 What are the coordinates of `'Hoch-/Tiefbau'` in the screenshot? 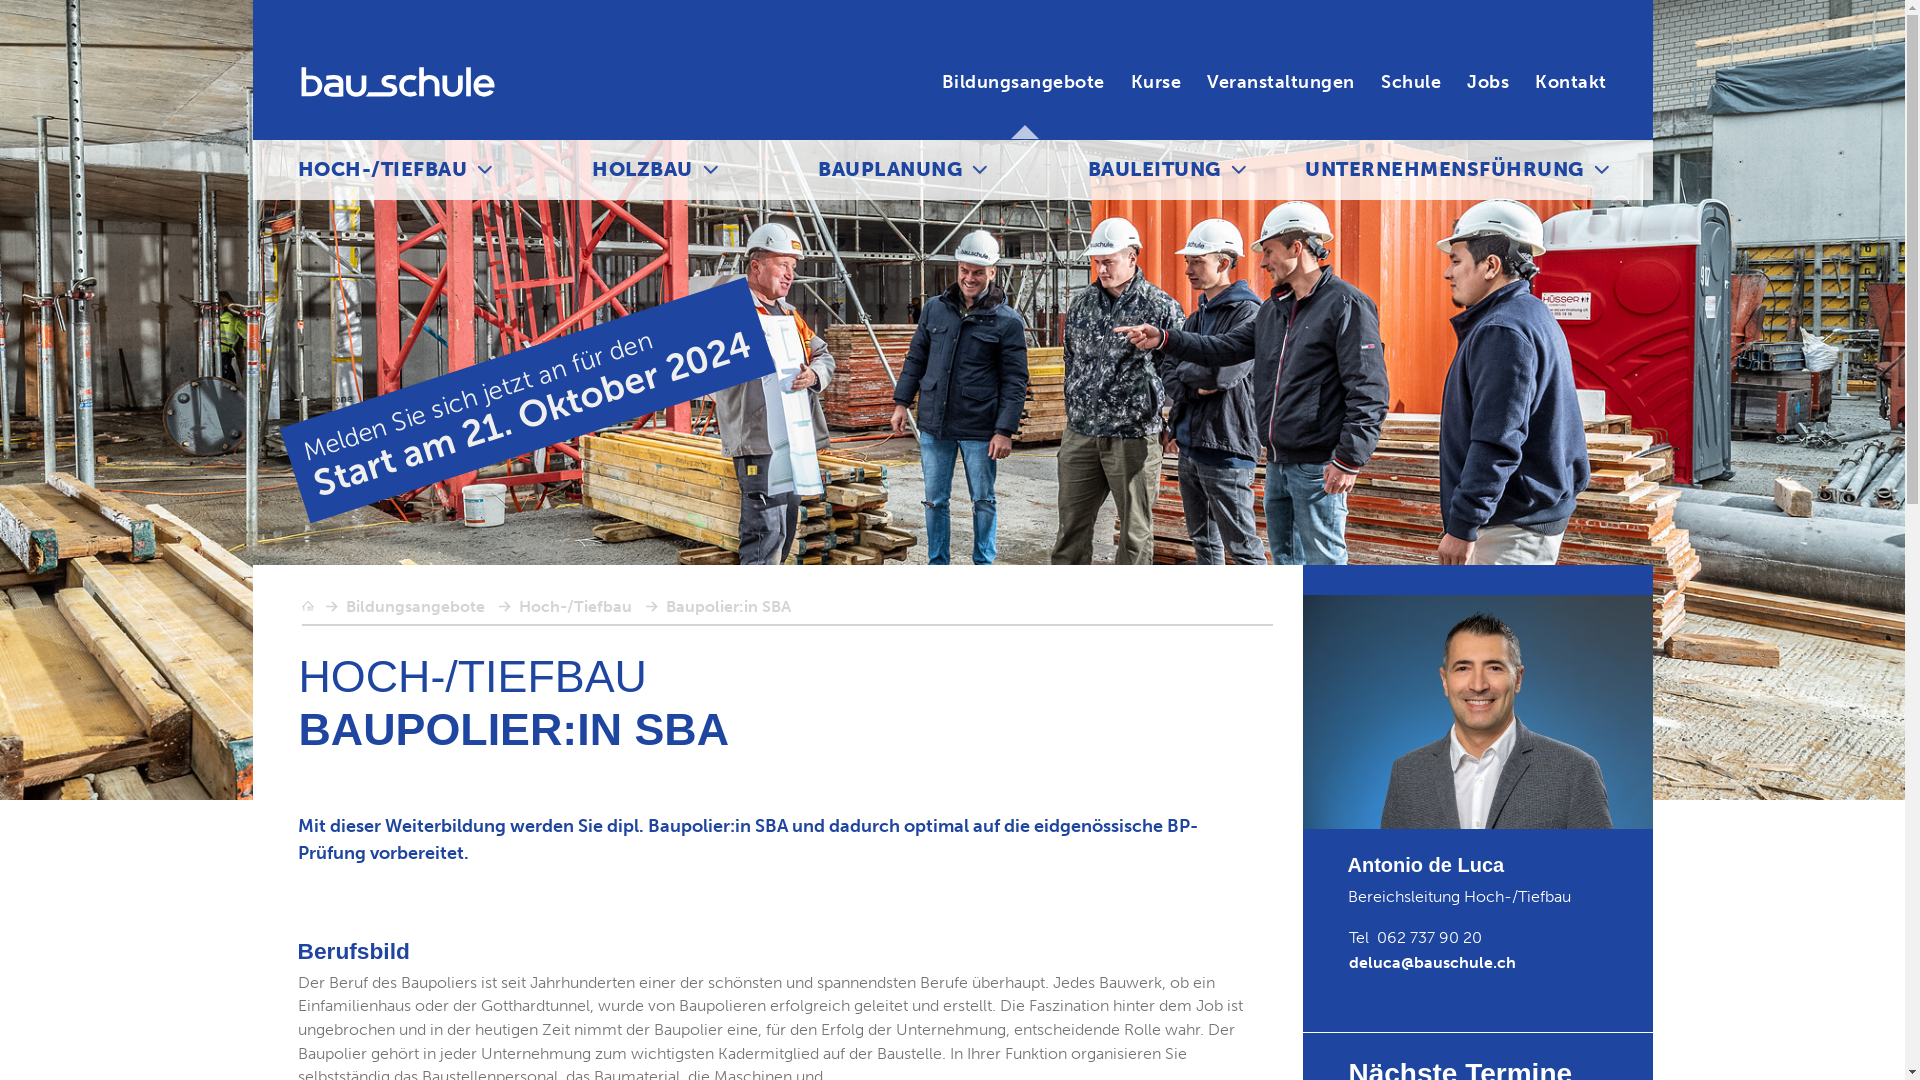 It's located at (573, 605).